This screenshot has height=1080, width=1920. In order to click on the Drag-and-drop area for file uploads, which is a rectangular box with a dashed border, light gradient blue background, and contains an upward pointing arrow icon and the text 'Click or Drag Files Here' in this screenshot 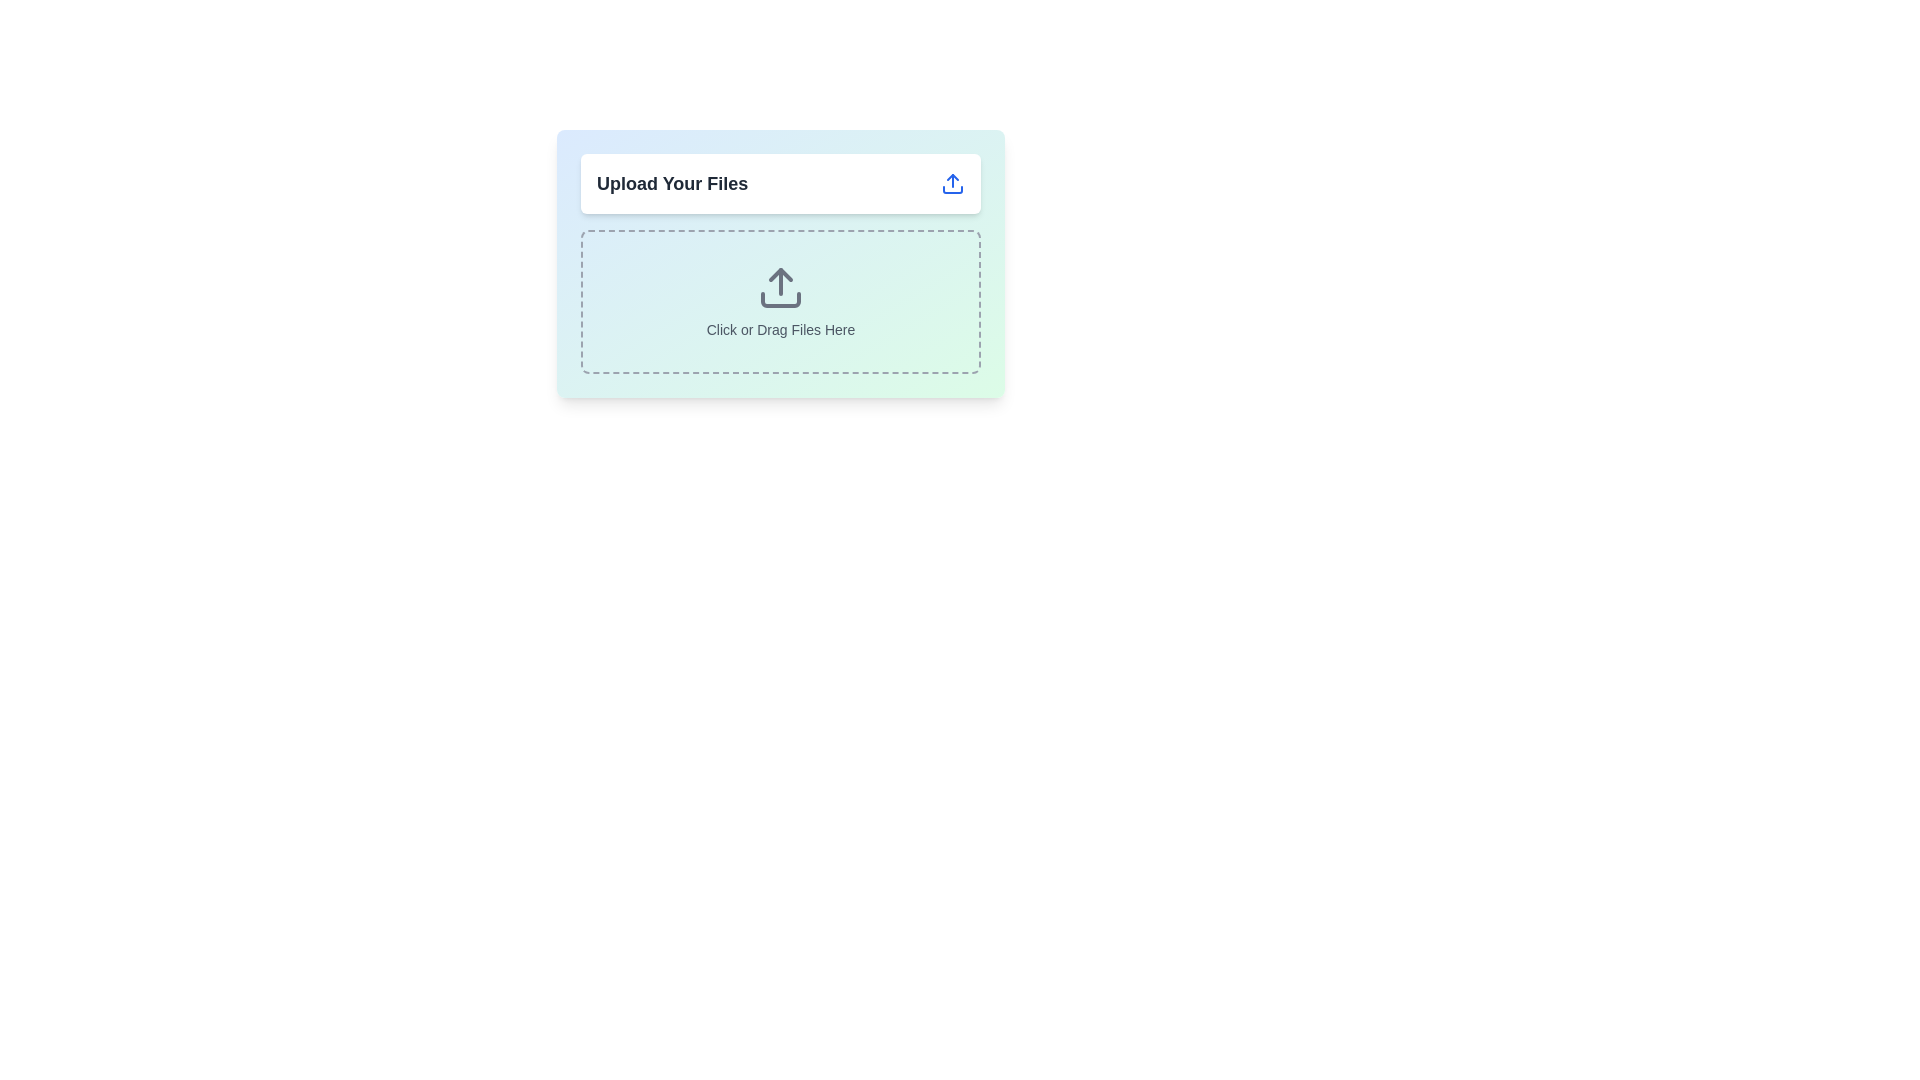, I will do `click(780, 301)`.